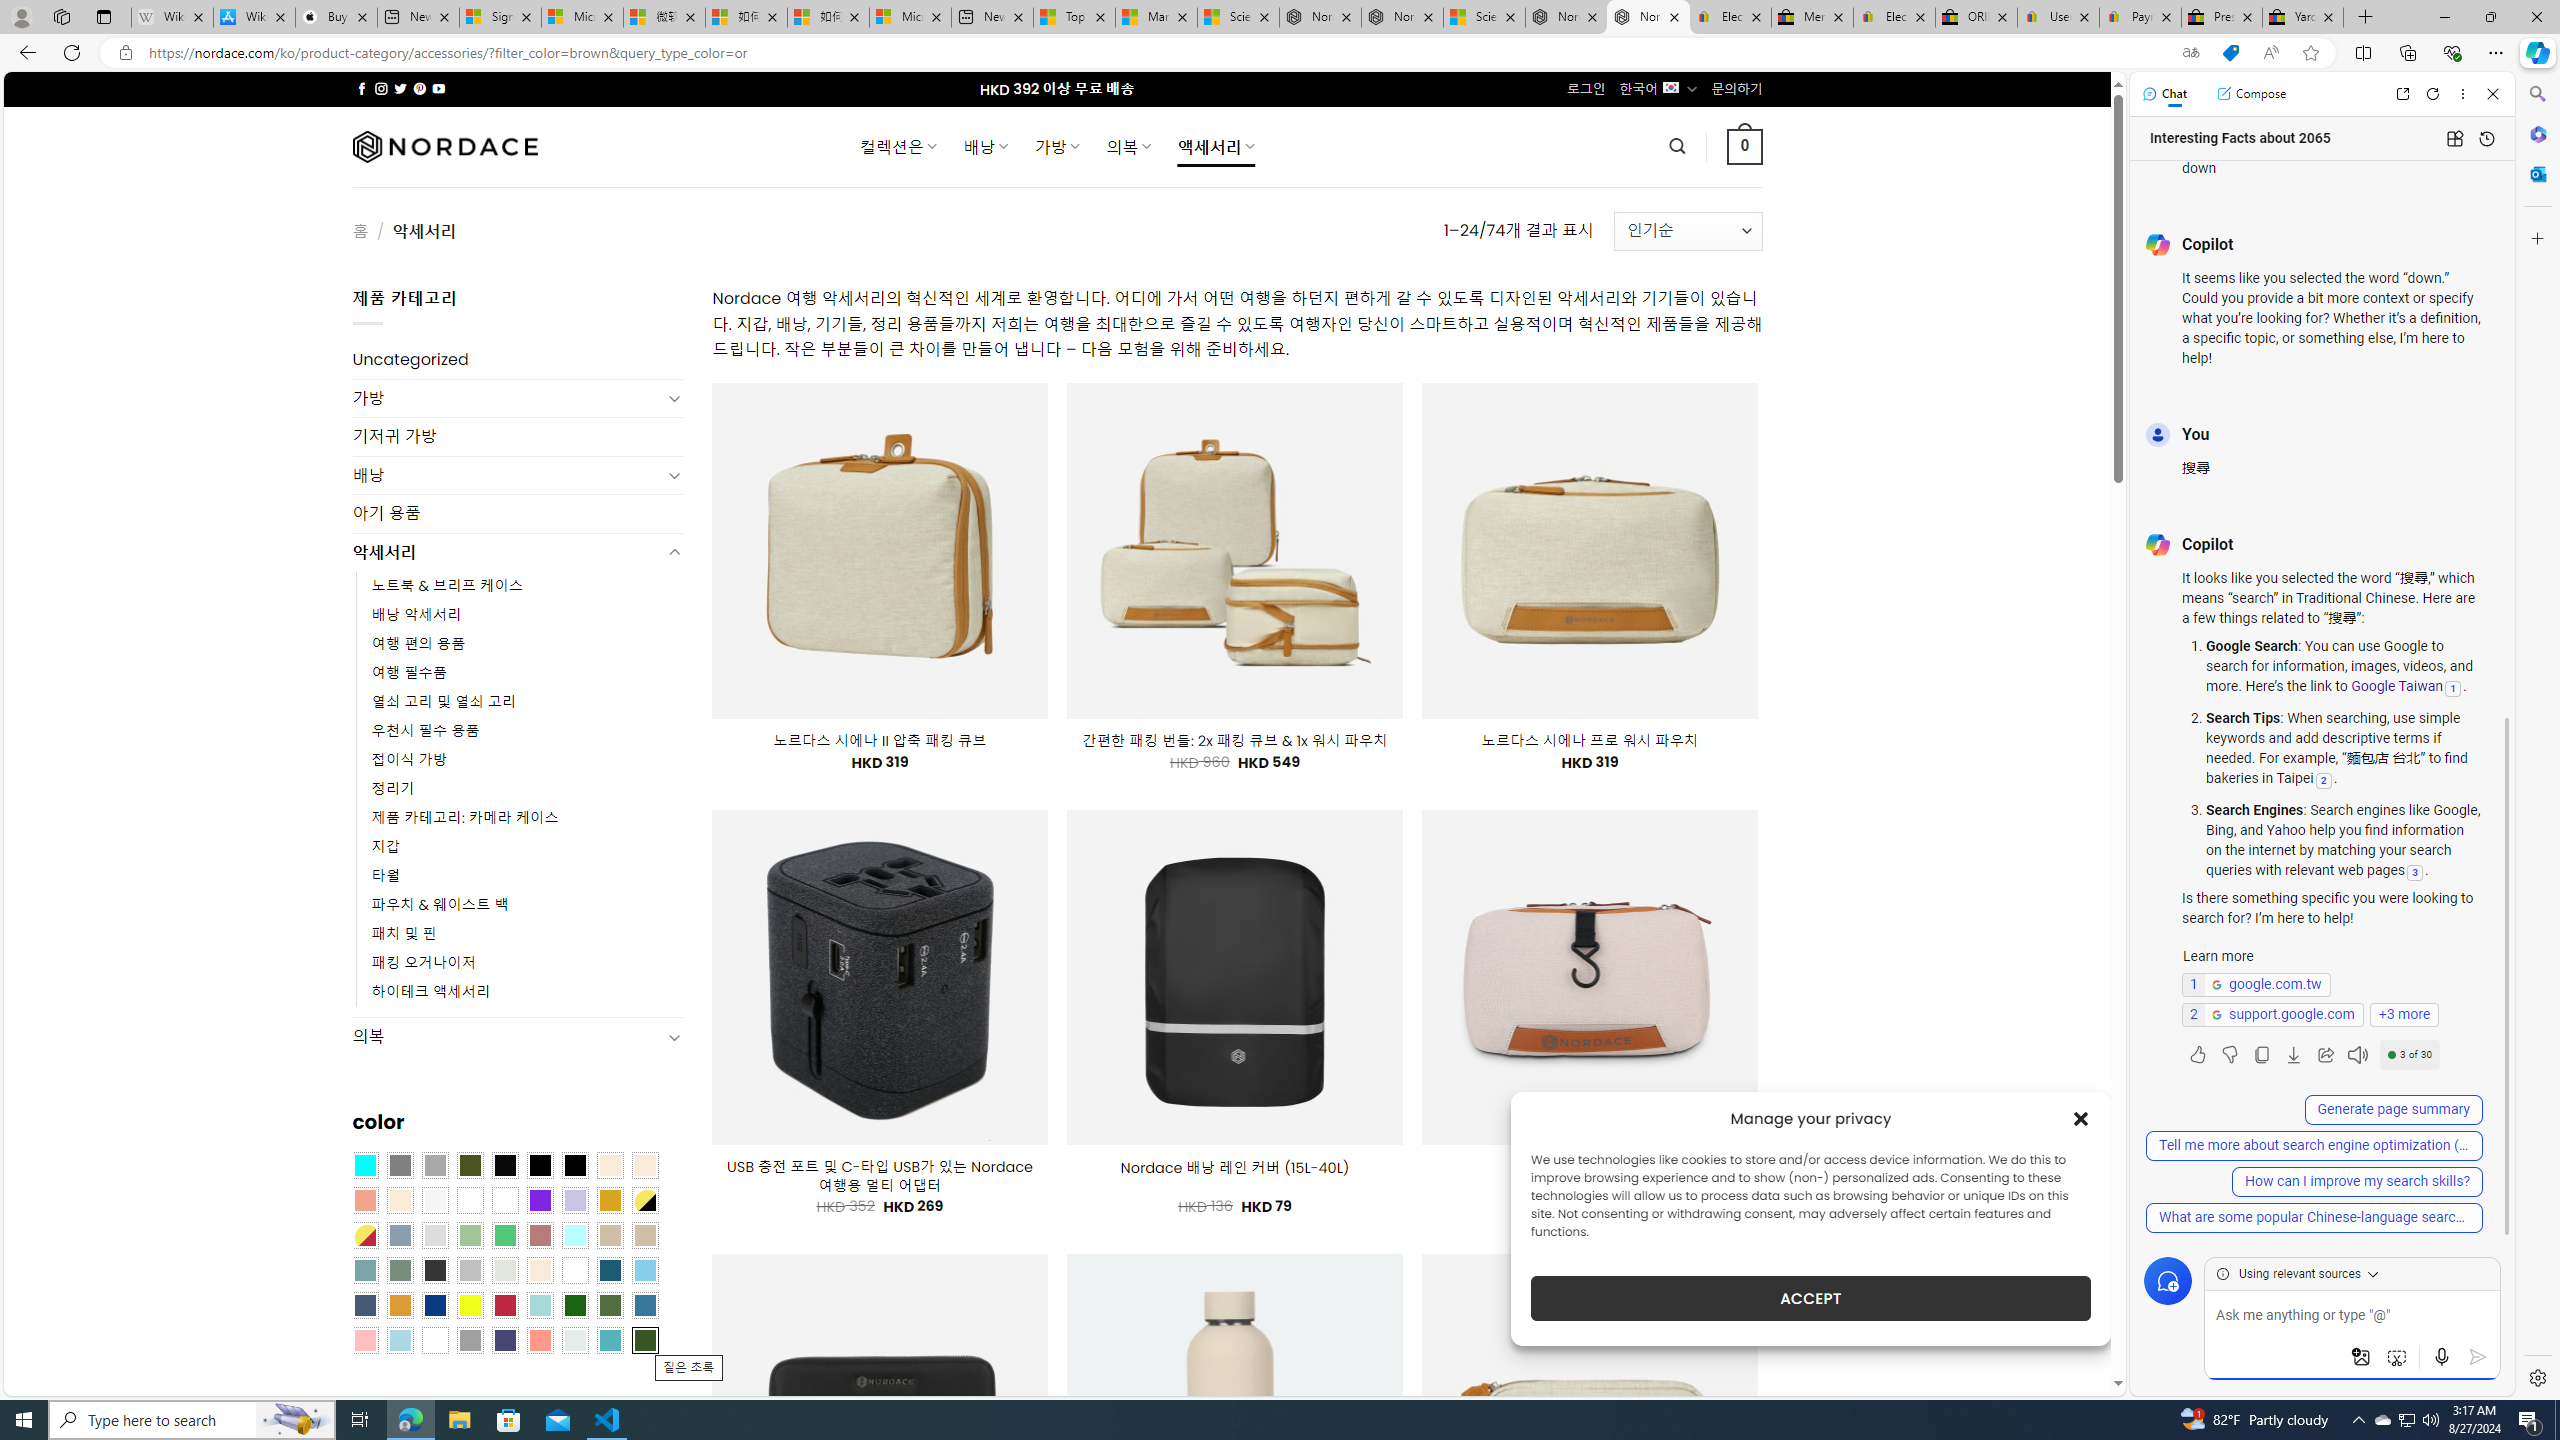 Image resolution: width=2560 pixels, height=1440 pixels. I want to click on 'Microsoft account | Account Checkup', so click(909, 16).